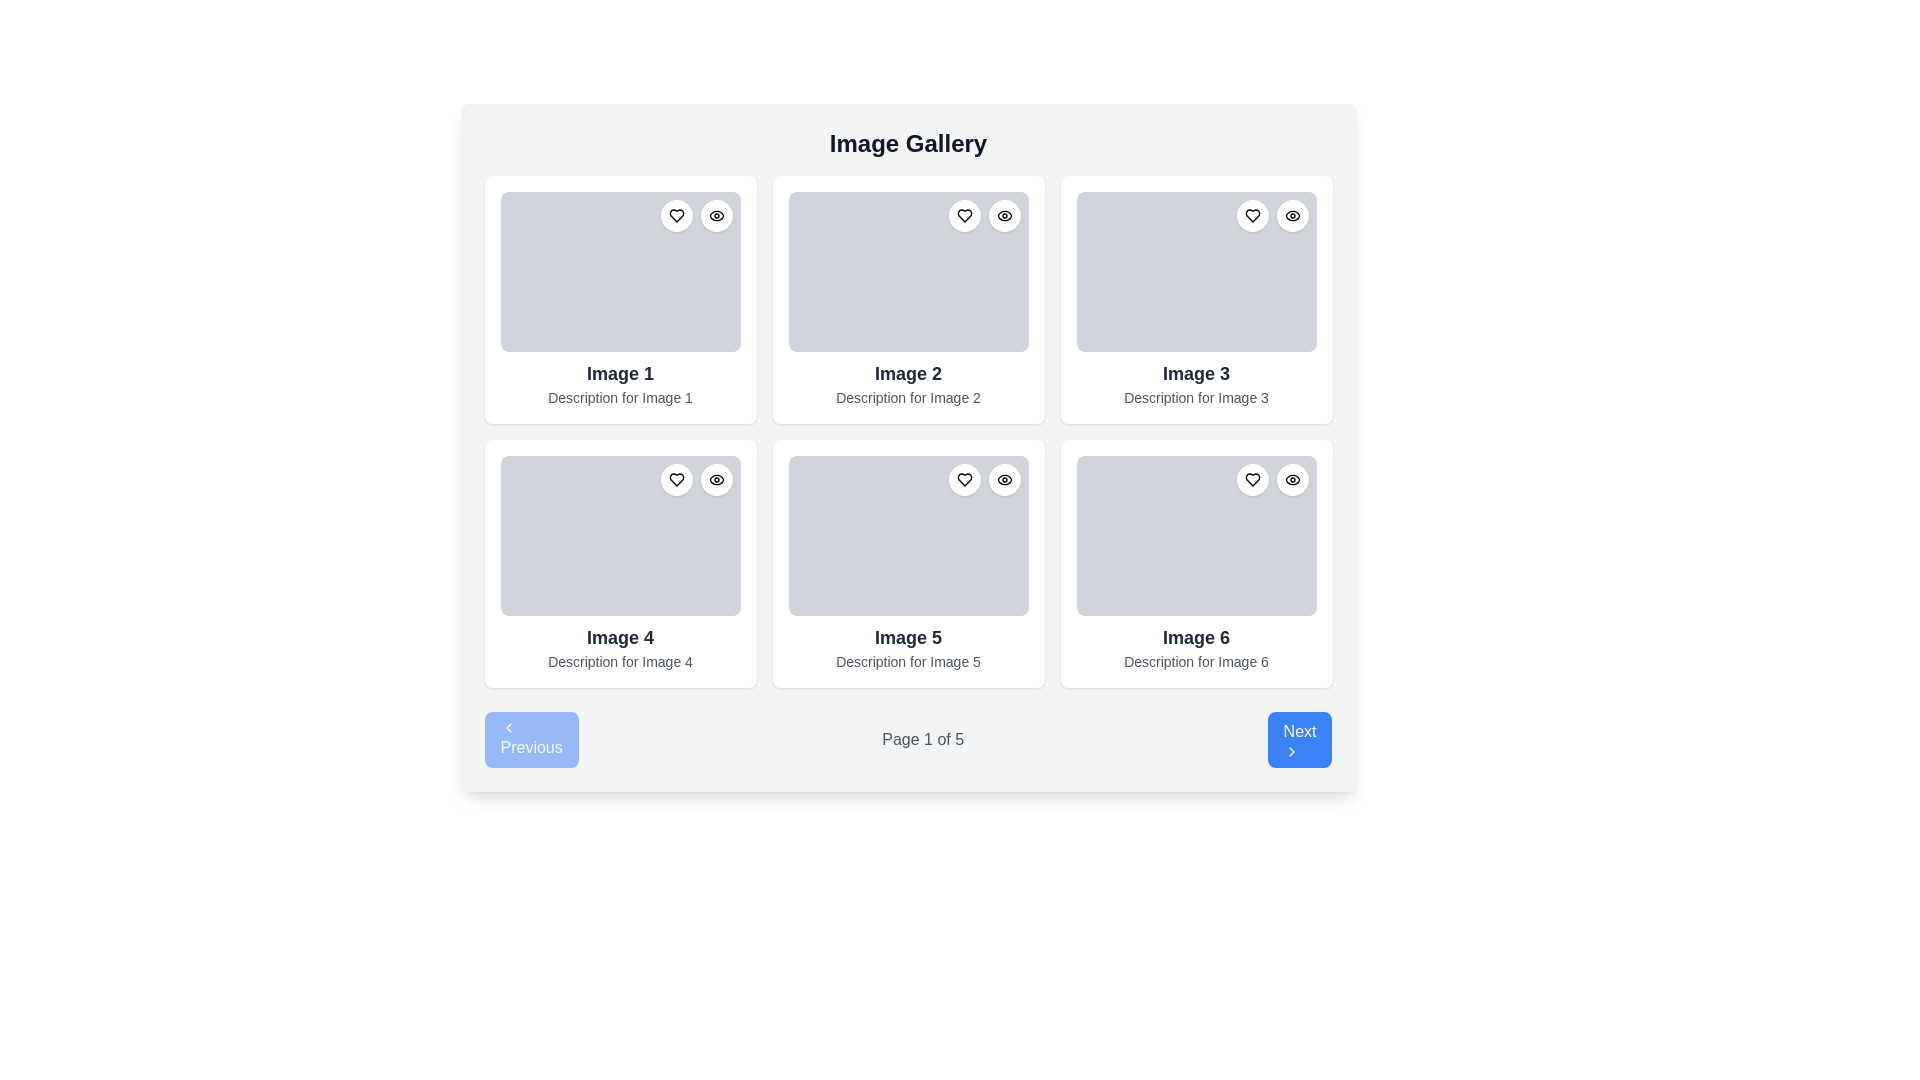  Describe the element at coordinates (676, 216) in the screenshot. I see `the heart icon located in the circular button at the top-right corner of the first image in the 3x2 image grid, which supports drag-and-drop functionality` at that location.